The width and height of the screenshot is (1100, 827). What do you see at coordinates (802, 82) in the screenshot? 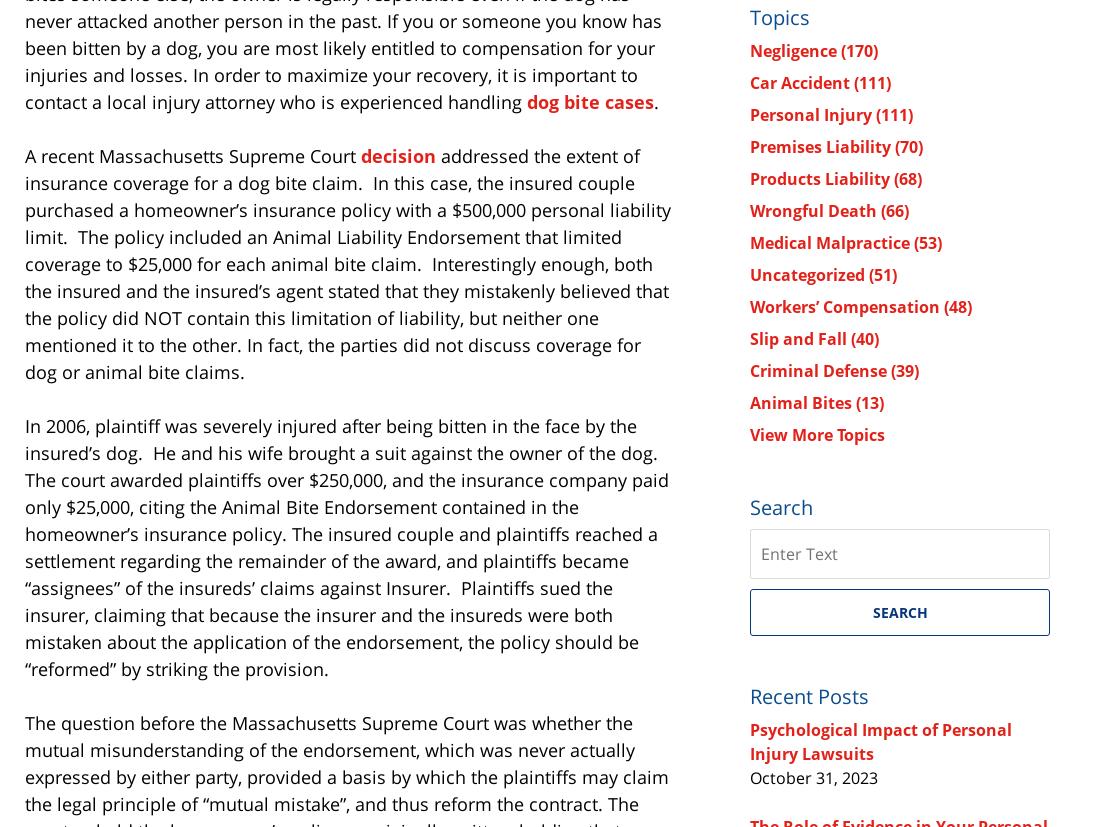
I see `'Car Accident'` at bounding box center [802, 82].